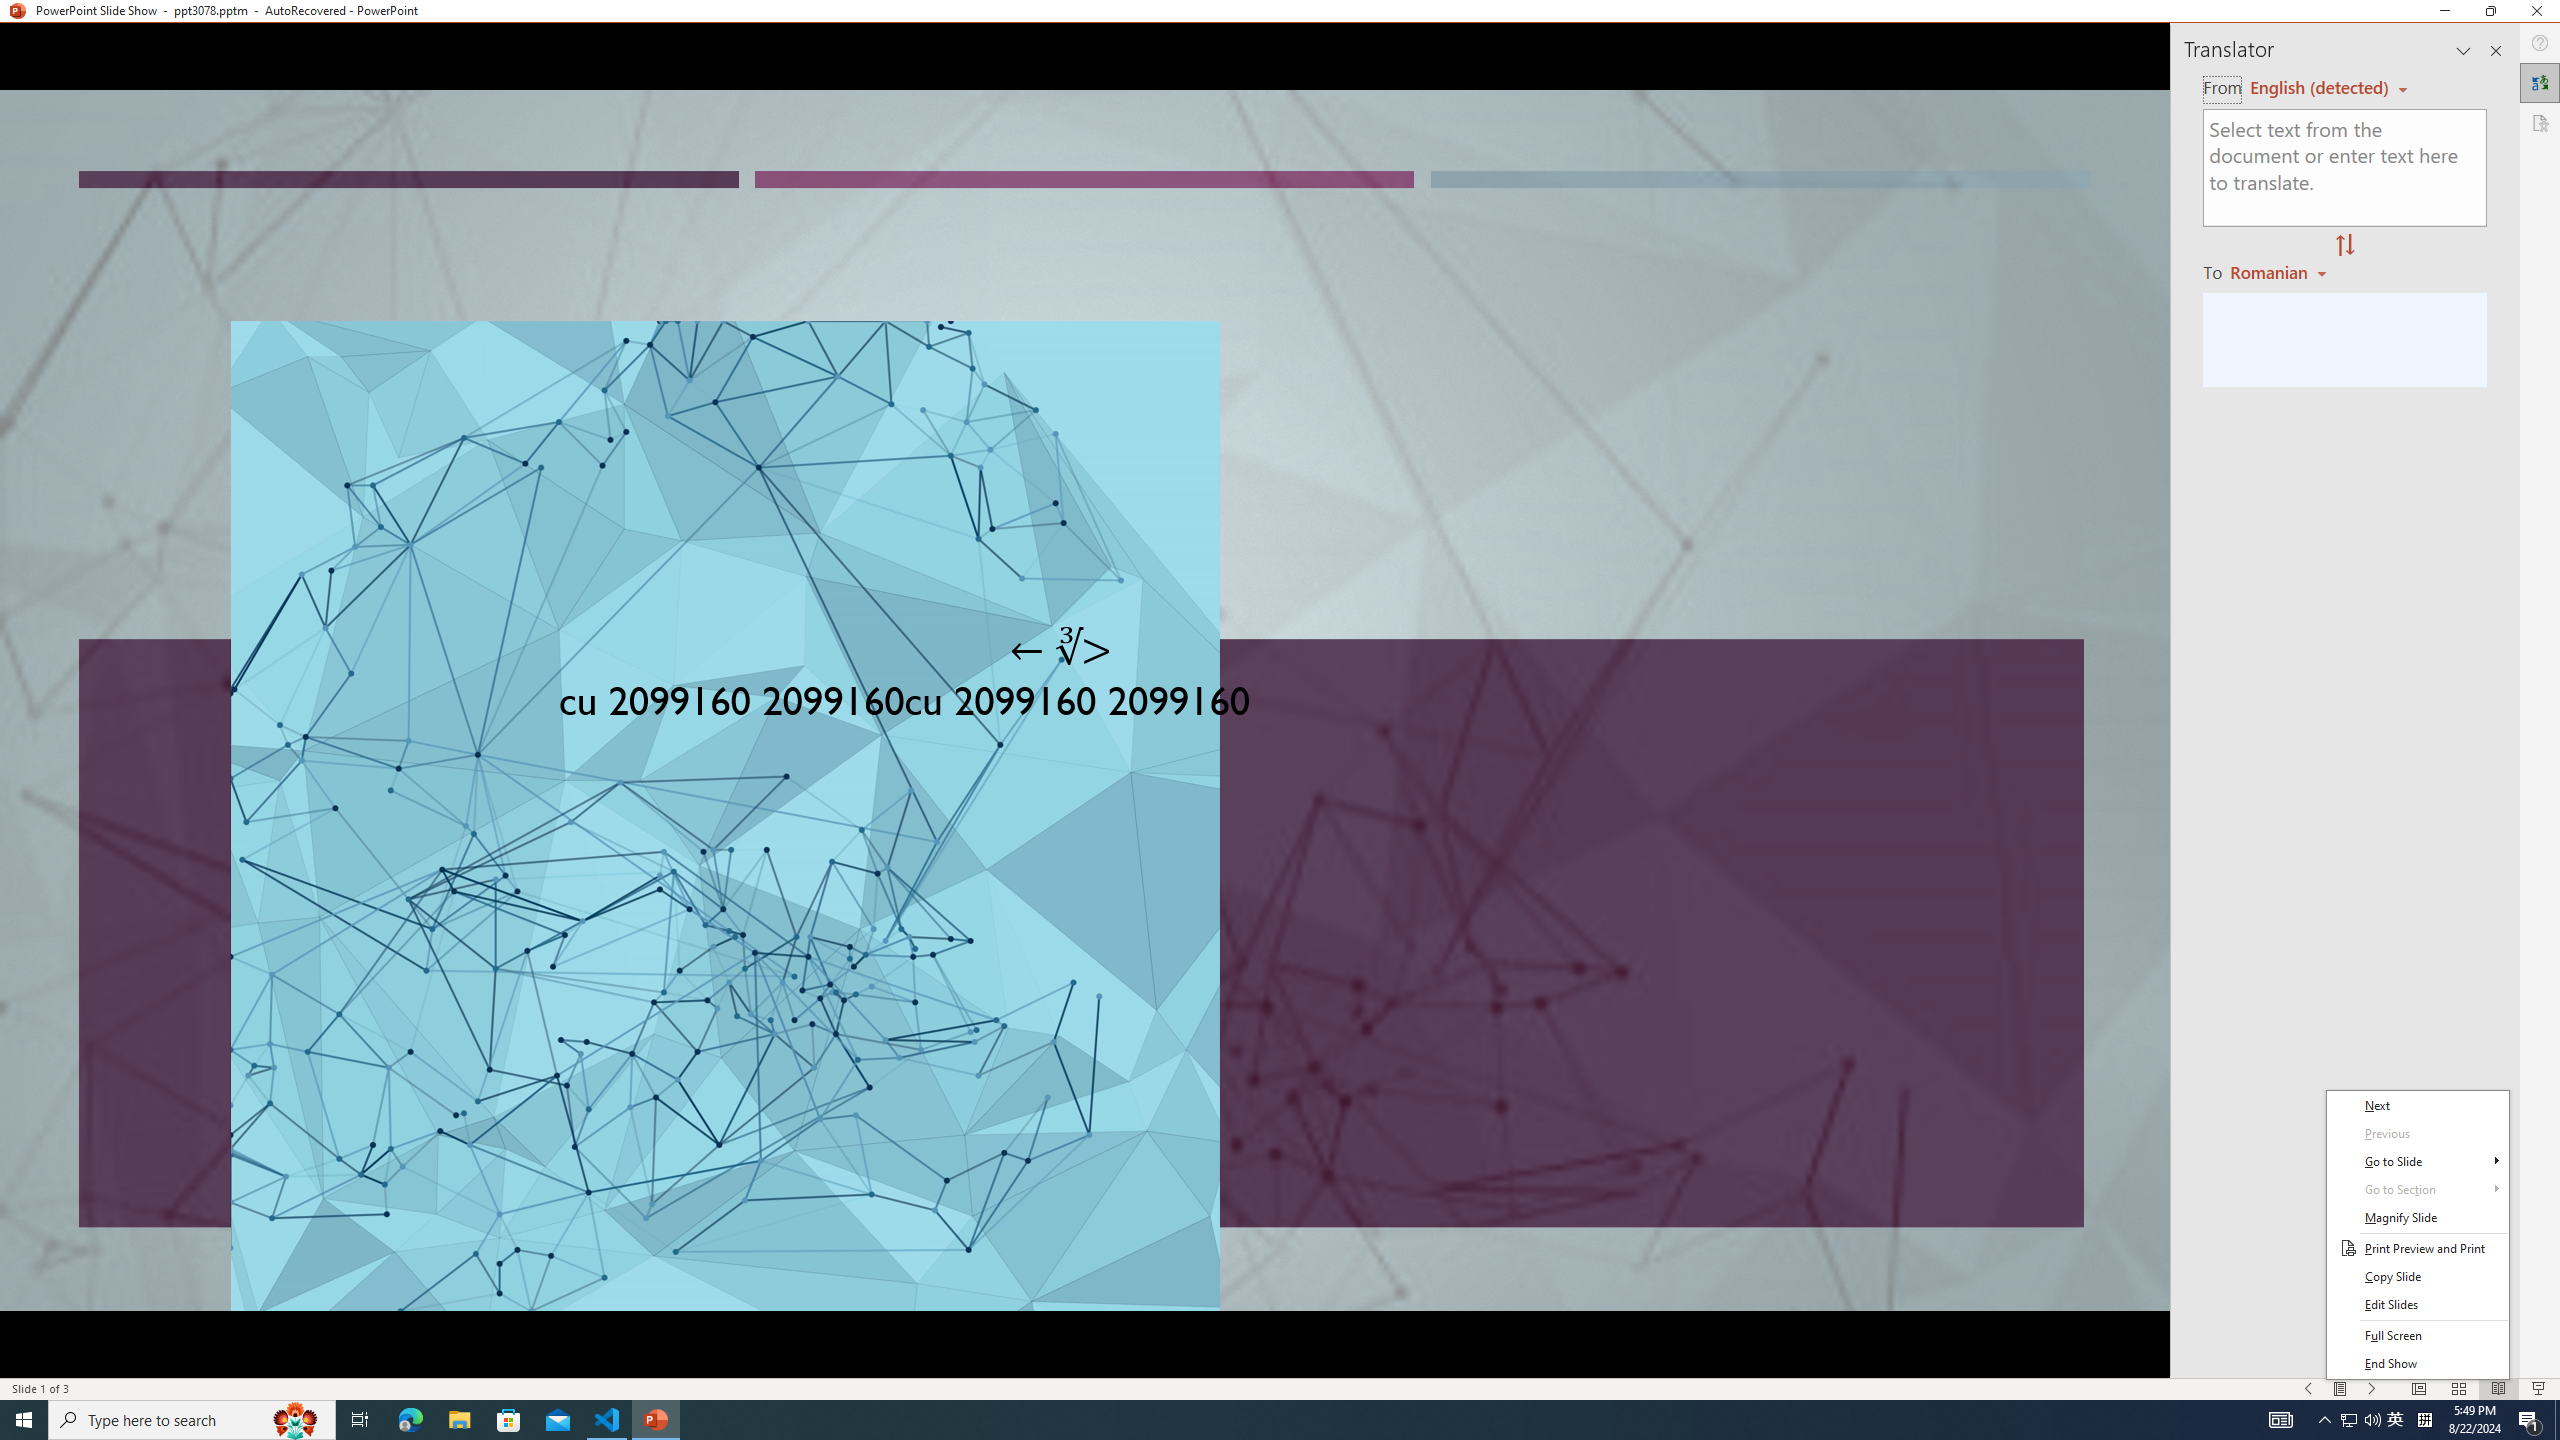  What do you see at coordinates (2417, 1104) in the screenshot?
I see `'Next'` at bounding box center [2417, 1104].